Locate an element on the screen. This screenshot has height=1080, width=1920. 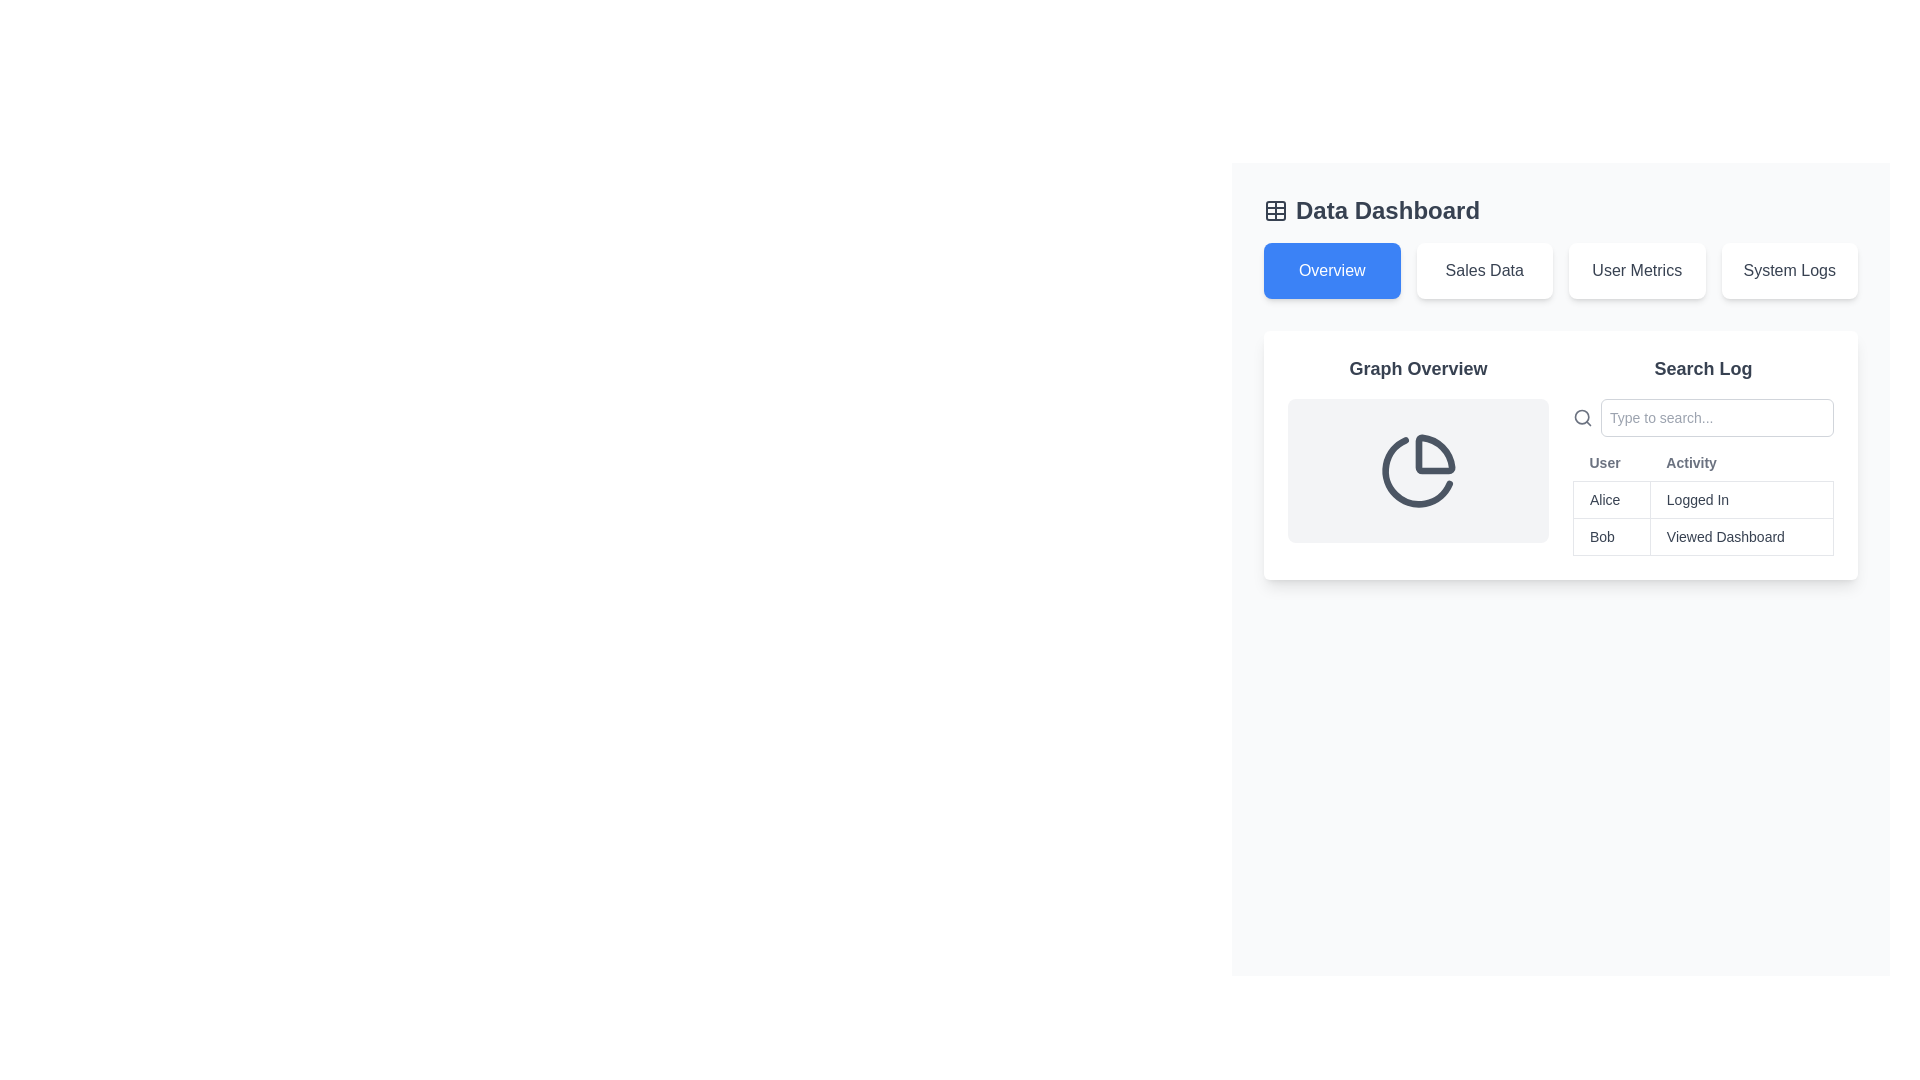
the 'Sales Data' button, which is the second button in a horizontal row of four buttons, located to the right of the 'Overview' button and to the left of the 'User Metrics' button is located at coordinates (1484, 270).